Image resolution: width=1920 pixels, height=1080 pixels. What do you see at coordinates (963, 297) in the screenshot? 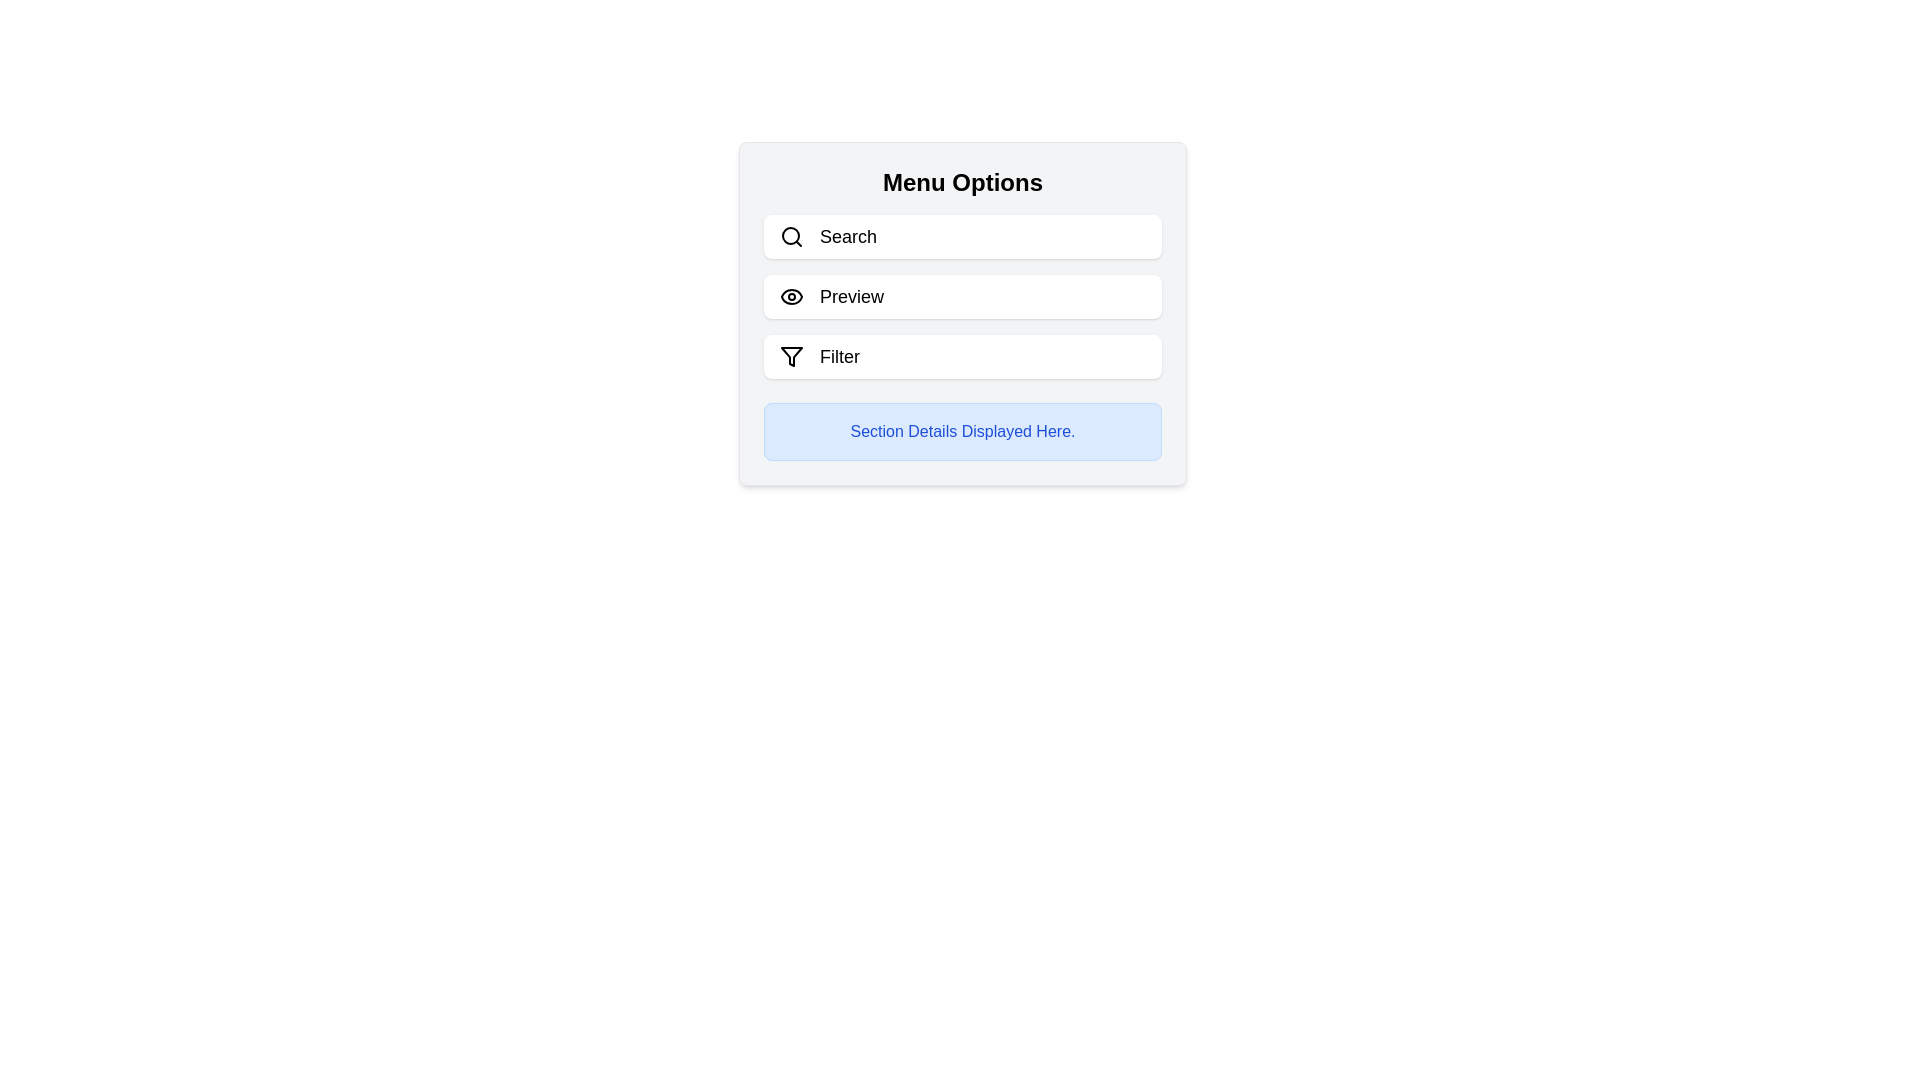
I see `the Preview button to toggle the visibility of the section details` at bounding box center [963, 297].